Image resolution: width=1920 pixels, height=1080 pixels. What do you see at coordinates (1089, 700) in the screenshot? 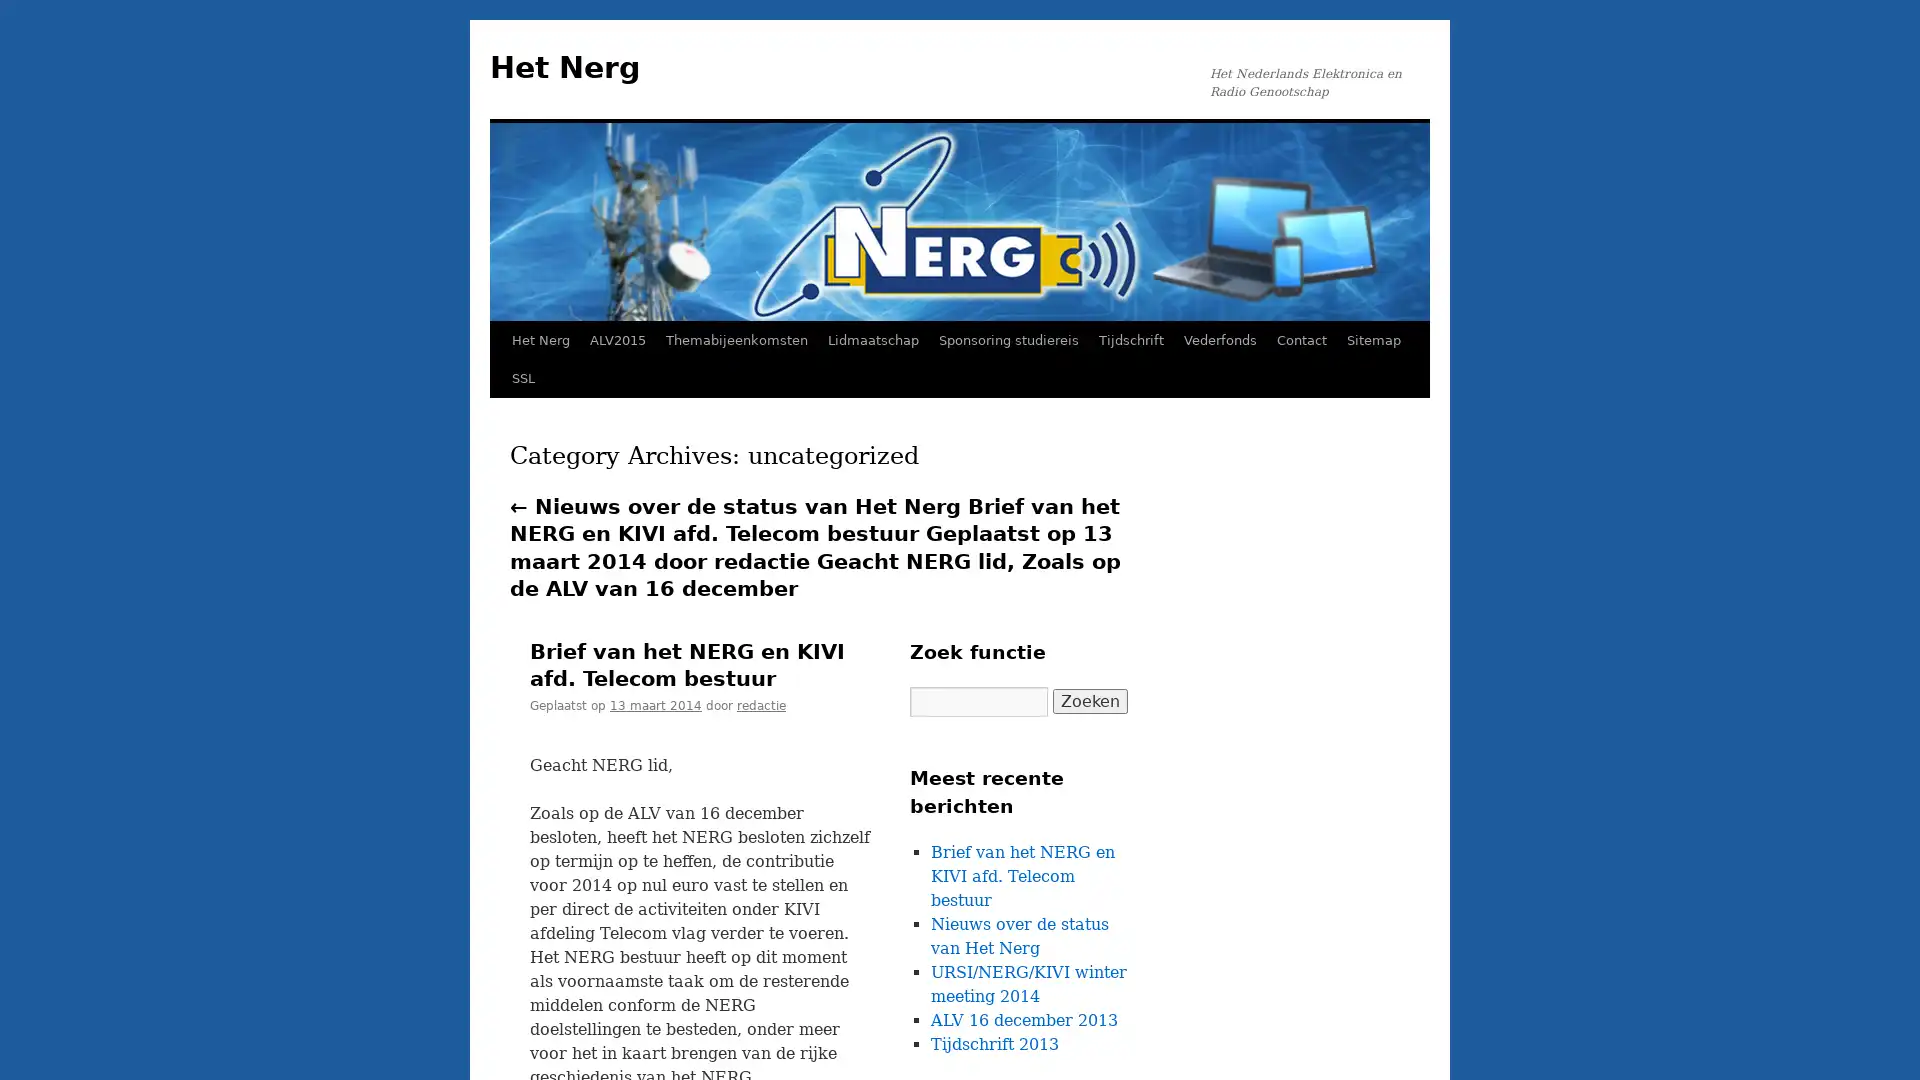
I see `Zoeken` at bounding box center [1089, 700].